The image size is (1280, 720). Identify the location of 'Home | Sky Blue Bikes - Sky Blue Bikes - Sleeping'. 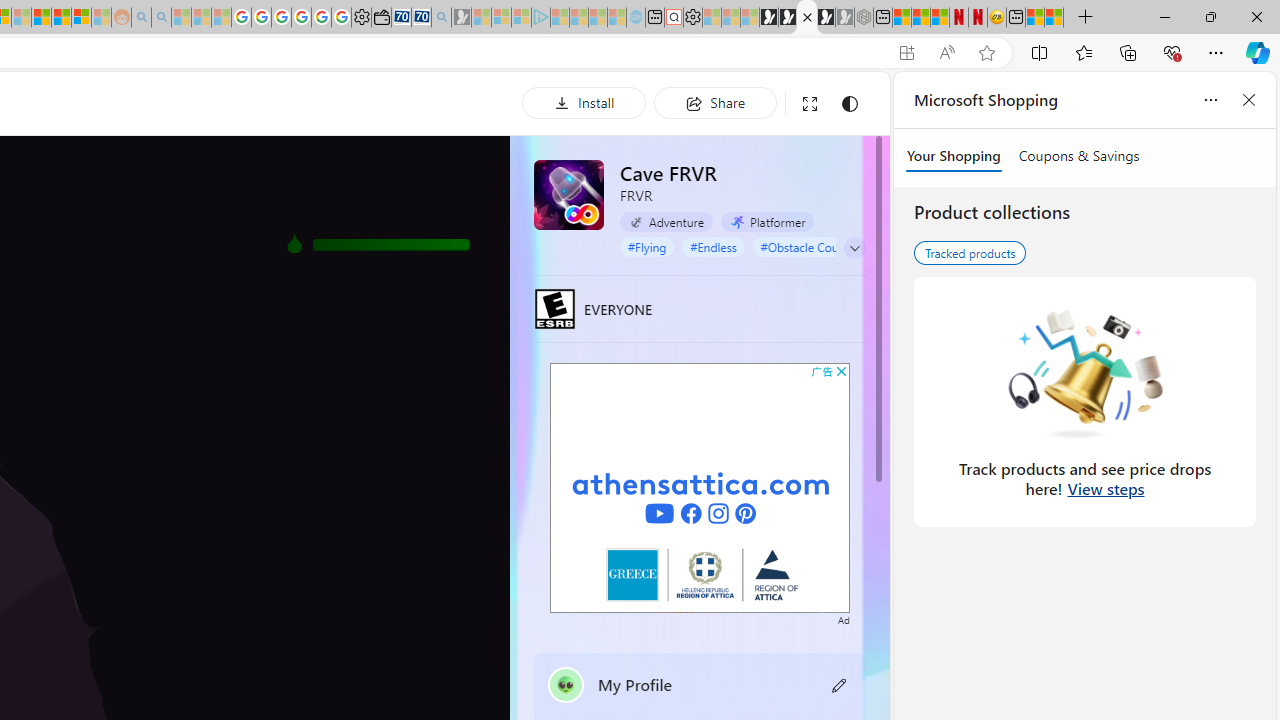
(635, 17).